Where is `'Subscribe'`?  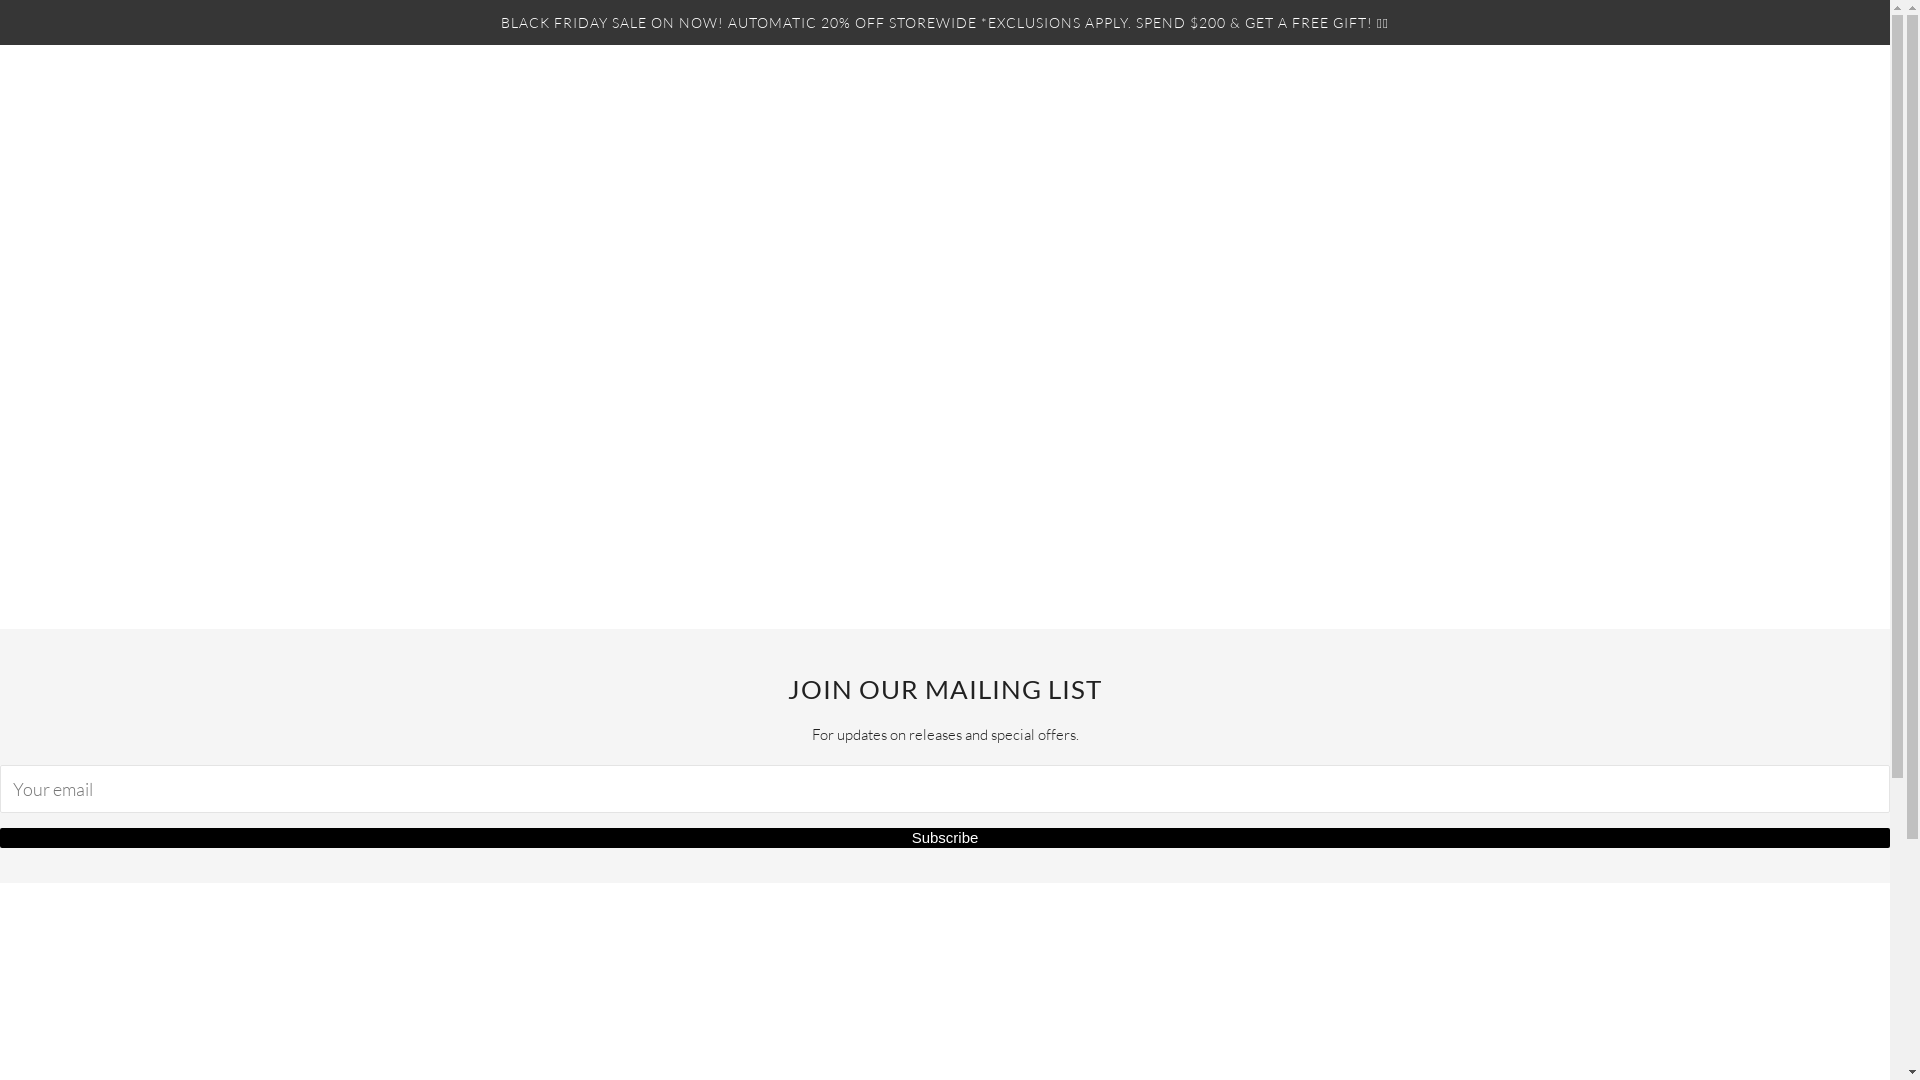 'Subscribe' is located at coordinates (944, 837).